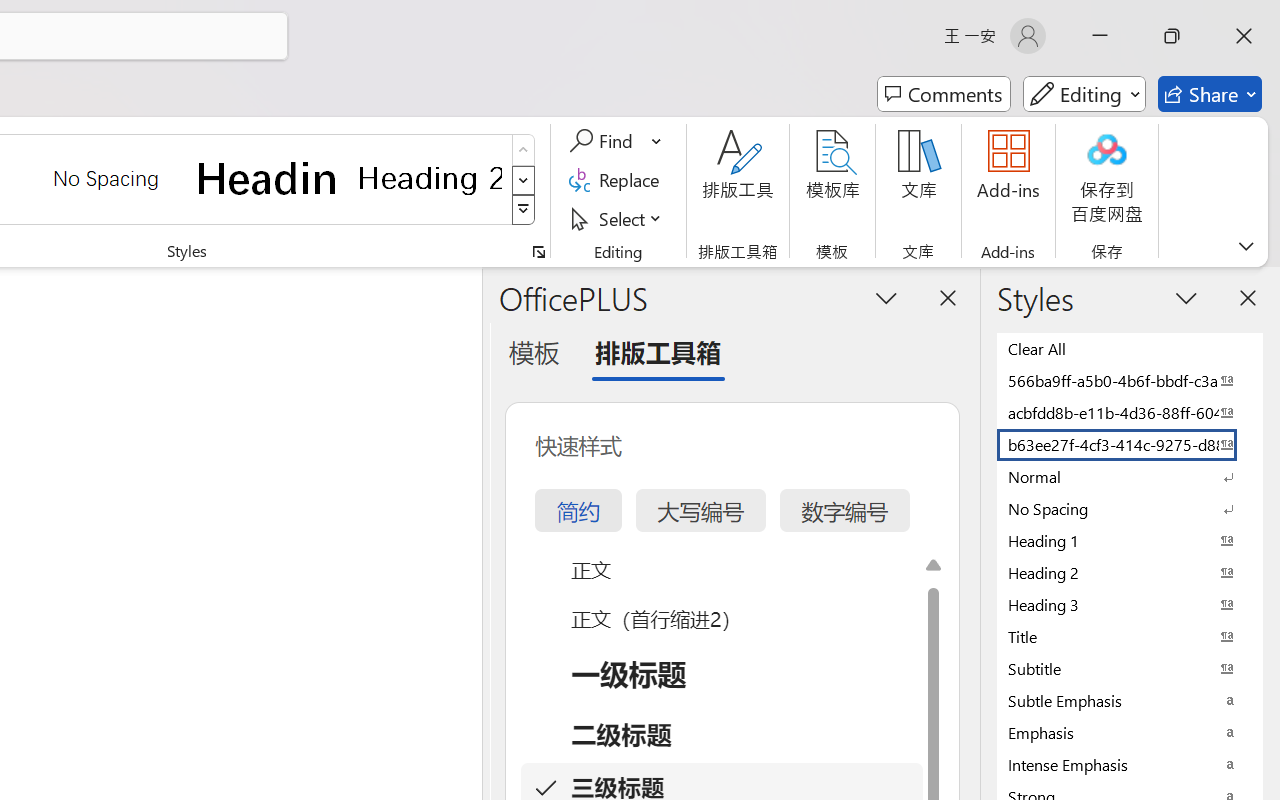  What do you see at coordinates (1130, 604) in the screenshot?
I see `'Heading 3'` at bounding box center [1130, 604].